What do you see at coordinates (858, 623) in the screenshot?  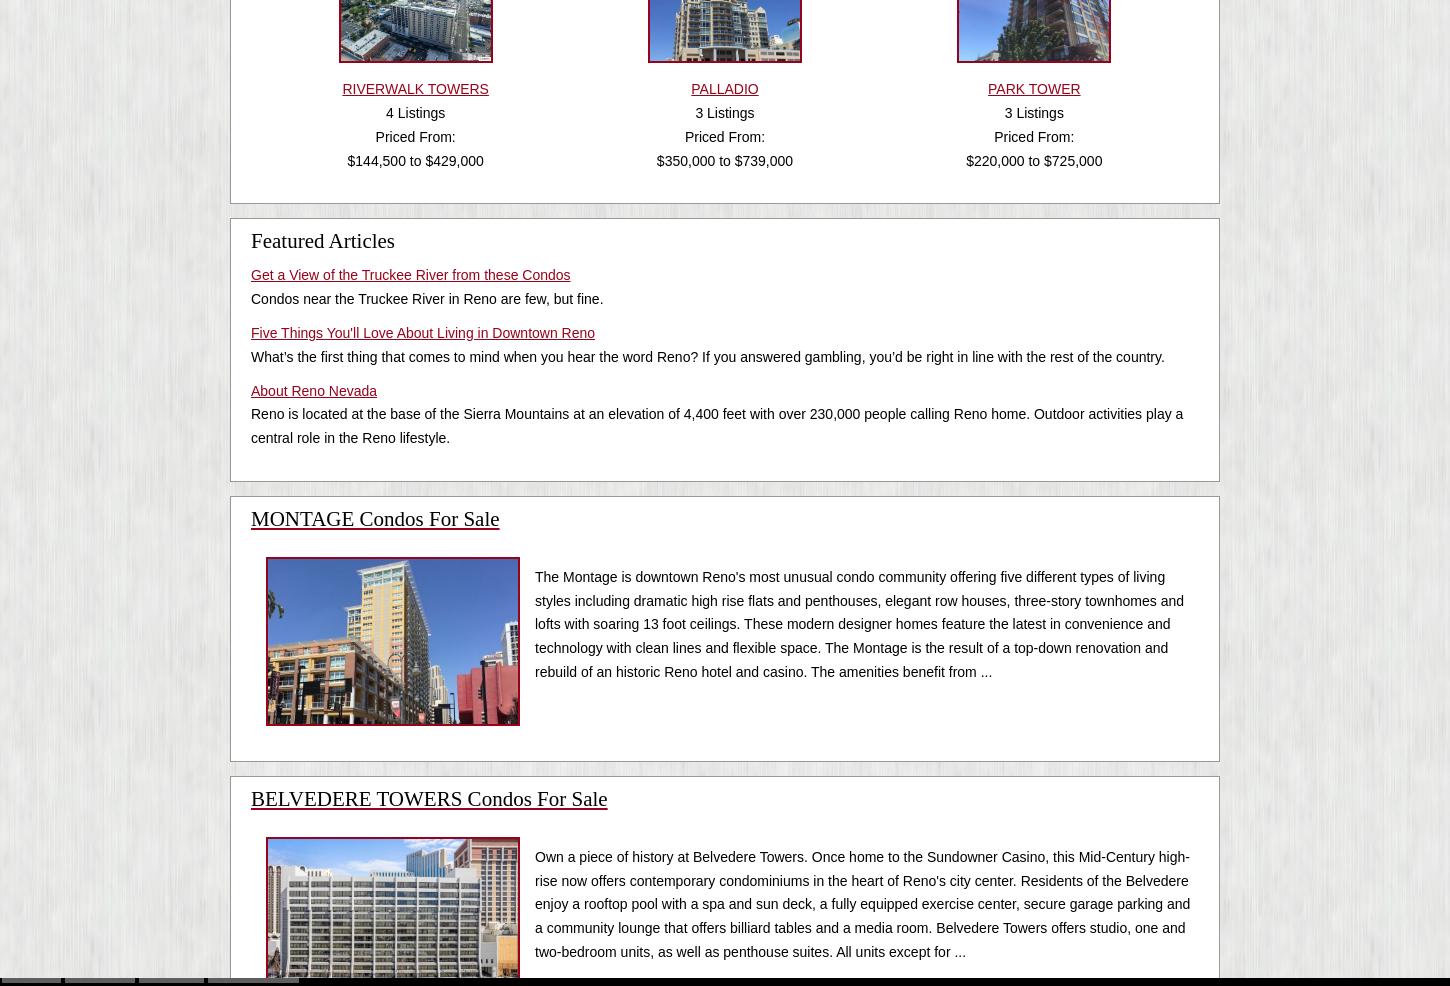 I see `'The Montage is downtown Reno's most unusual condo community offering five different types of living styles including dramatic high rise flats and penthouses, elegant row houses, three-story townhomes and lofts with soaring 13 foot ceilings. These modern designer homes feature the latest in convenience and technology with clean lines and flexible space.

The Montage is the result of a top-down renovation and rebuild of an historic Reno hotel and casino. The amenities benefit from ...'` at bounding box center [858, 623].